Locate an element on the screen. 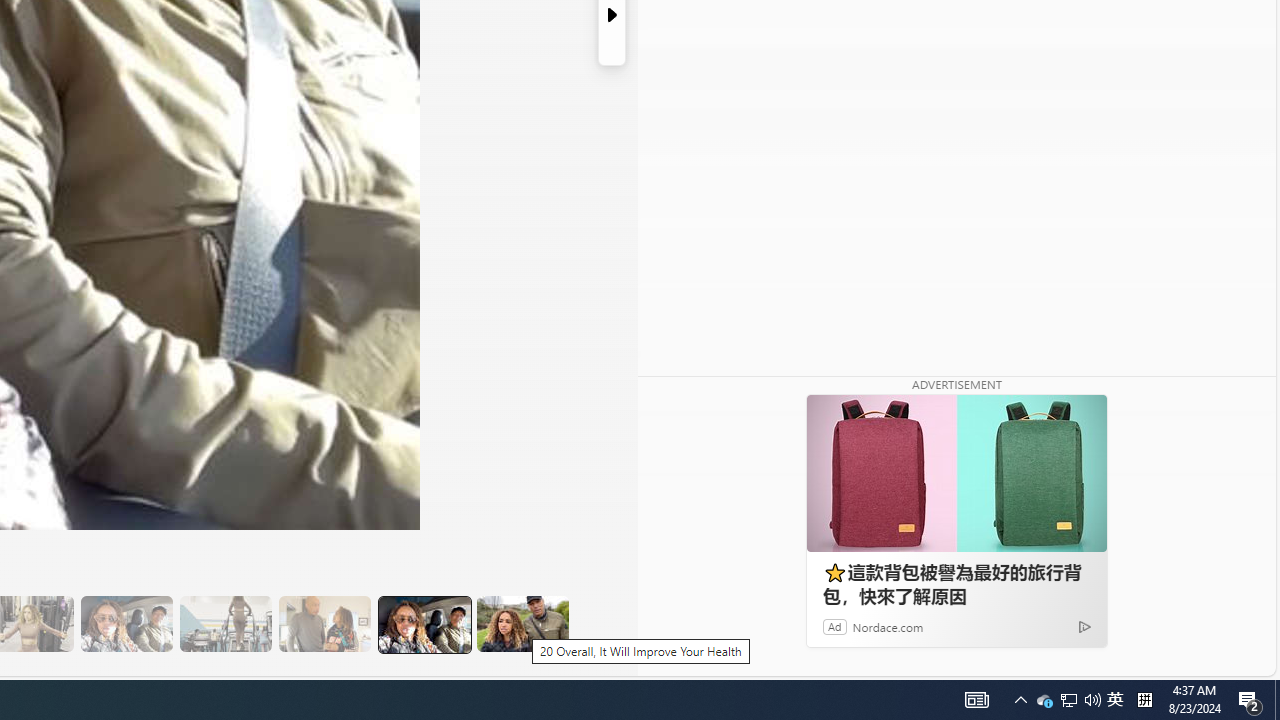 Image resolution: width=1280 pixels, height=720 pixels. '19 It Also Simplifies Thiings' is located at coordinates (422, 623).